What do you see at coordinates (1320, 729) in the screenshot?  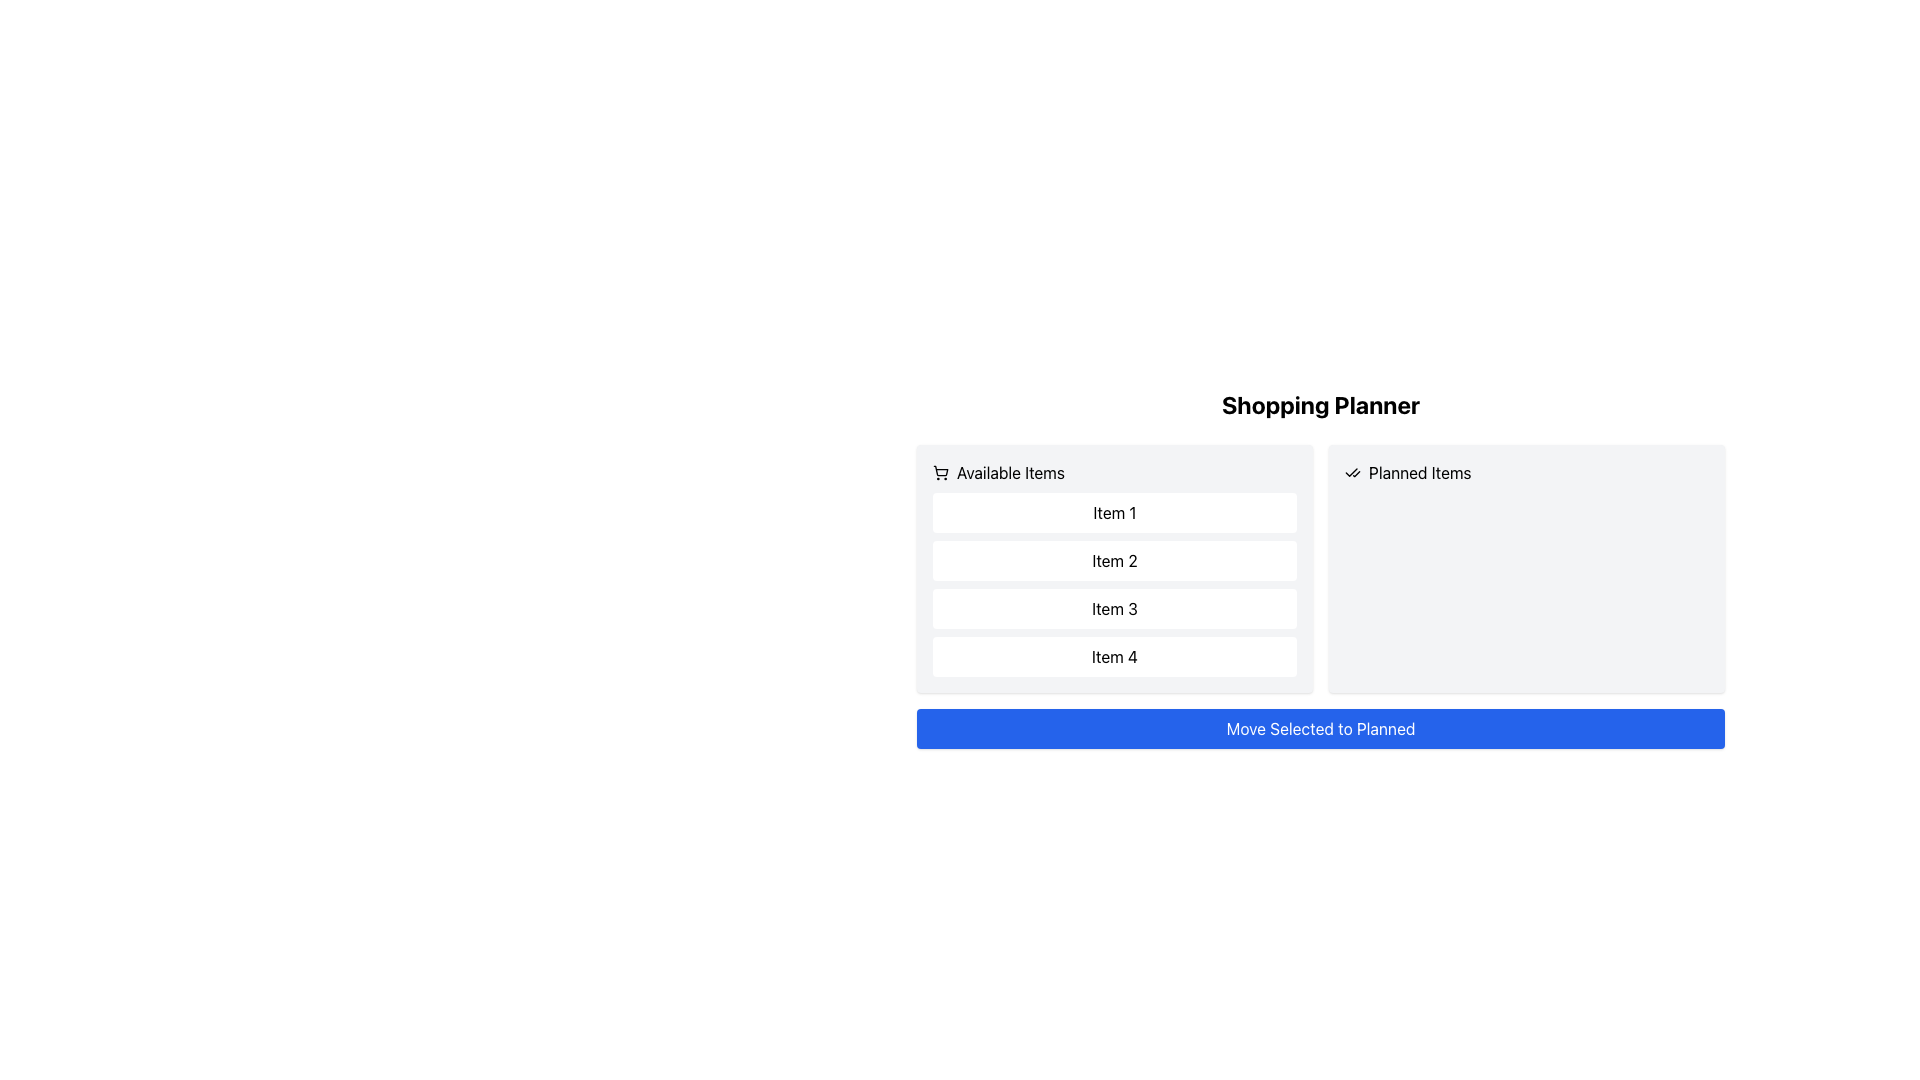 I see `the button that moves selected items from 'Available Items' to 'Planned Items'` at bounding box center [1320, 729].